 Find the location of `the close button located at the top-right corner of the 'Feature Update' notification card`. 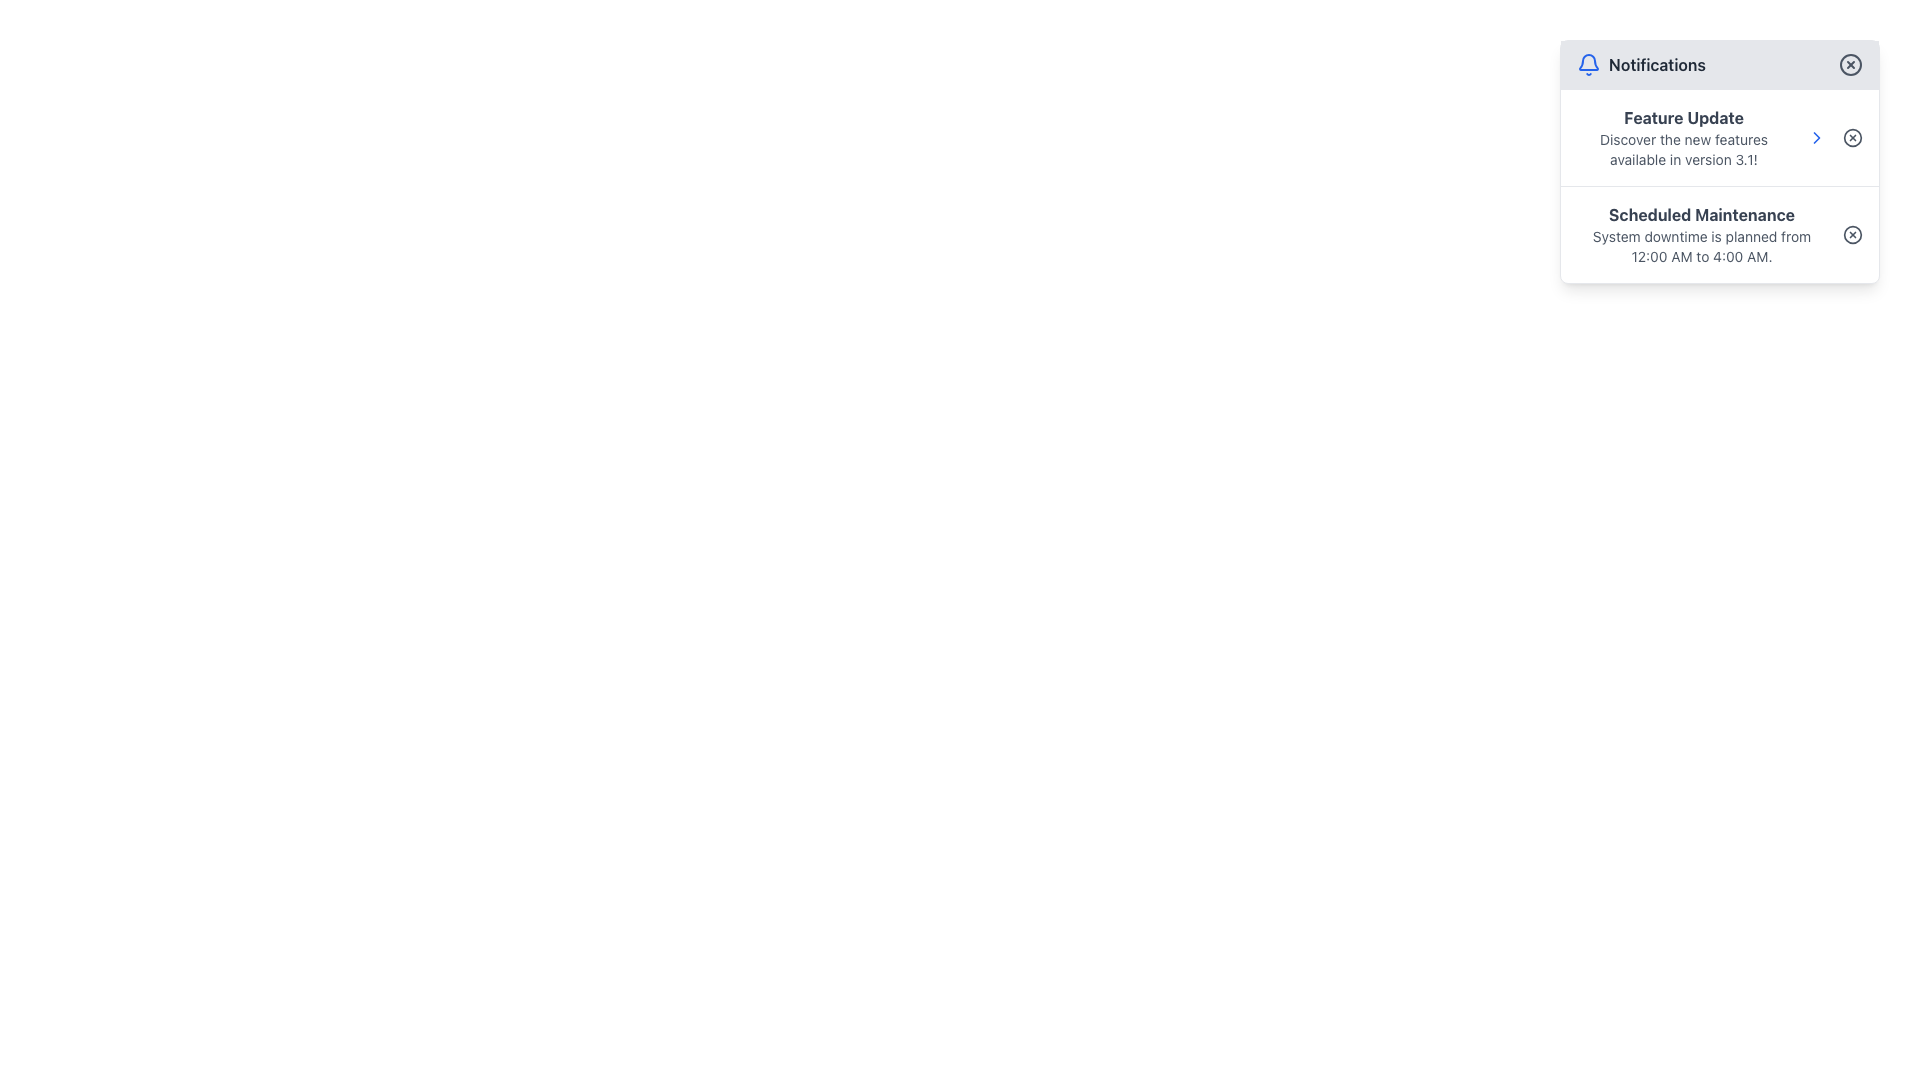

the close button located at the top-right corner of the 'Feature Update' notification card is located at coordinates (1851, 137).